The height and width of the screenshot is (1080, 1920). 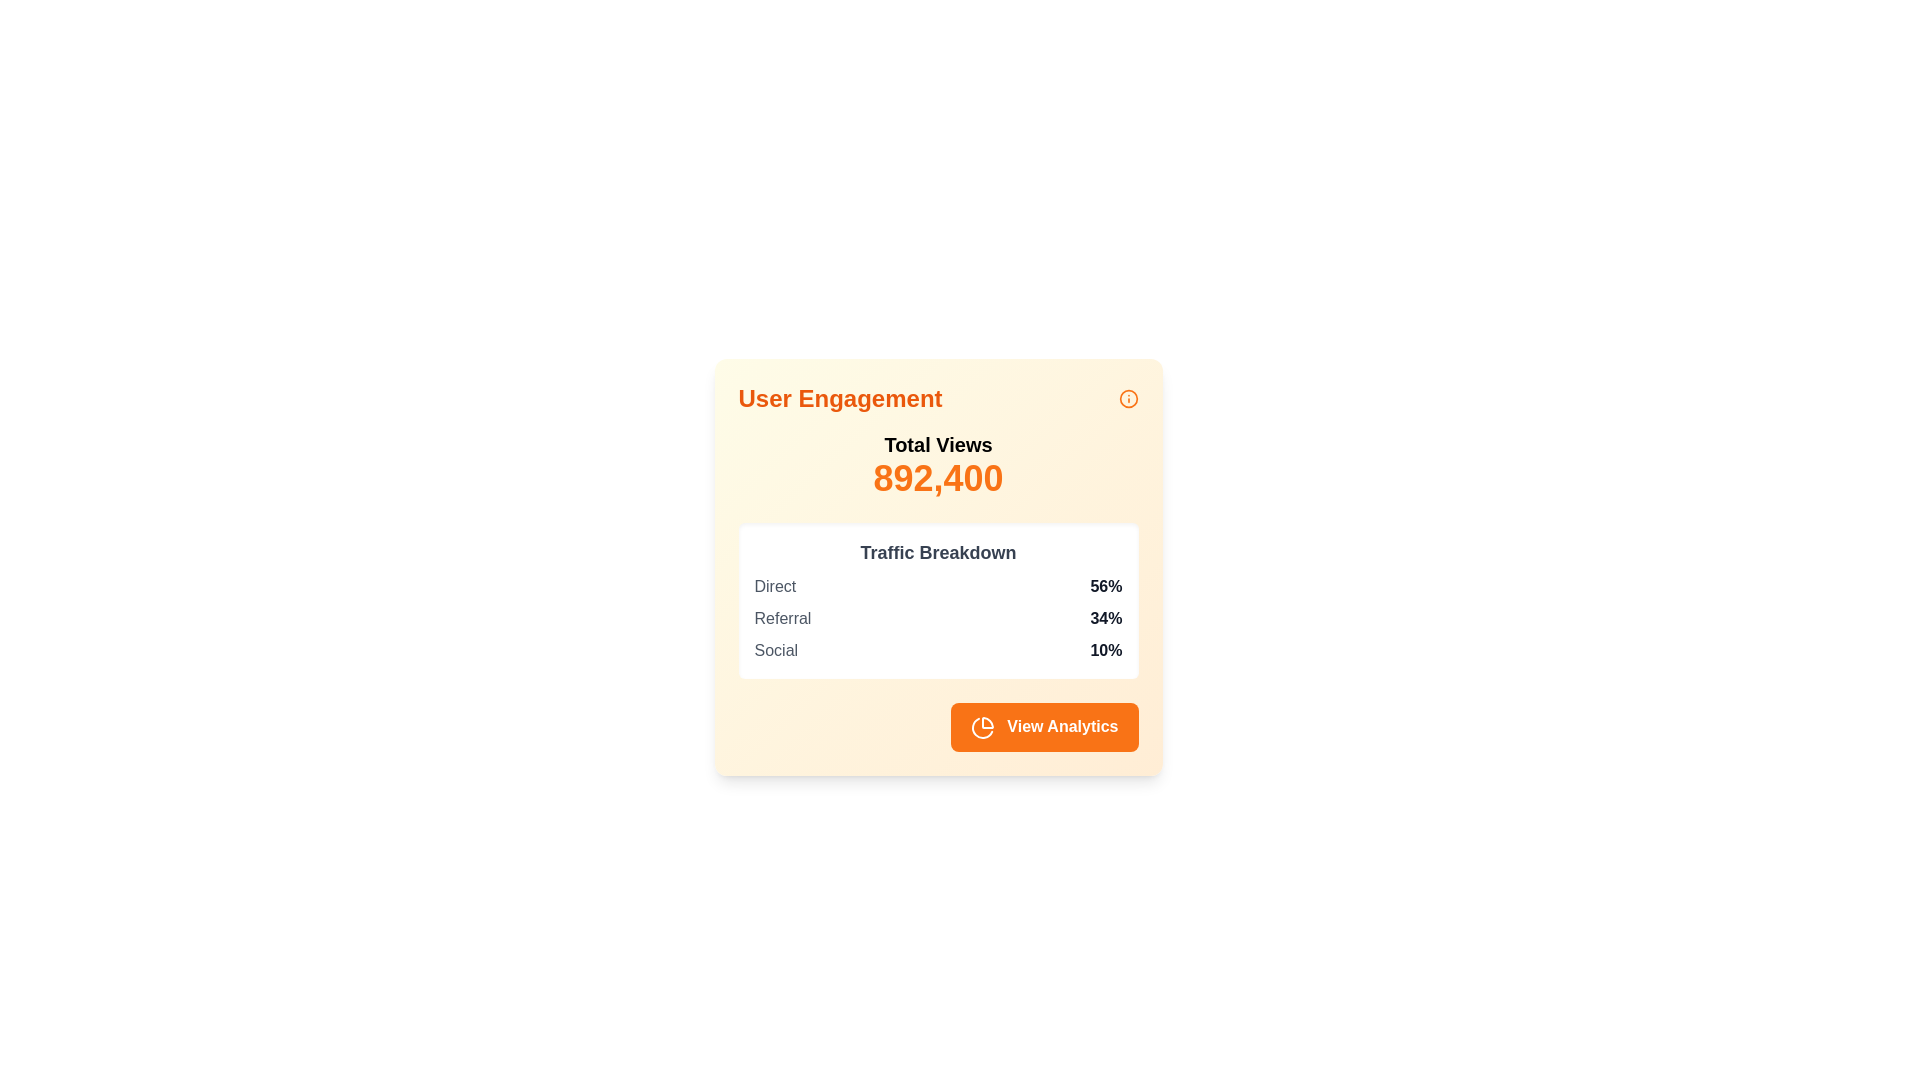 What do you see at coordinates (775, 651) in the screenshot?
I see `the 'Social' text label, which is a static label styled with a medium weight font and gray color, representing a traffic source in a structured list of user engagement metrics` at bounding box center [775, 651].